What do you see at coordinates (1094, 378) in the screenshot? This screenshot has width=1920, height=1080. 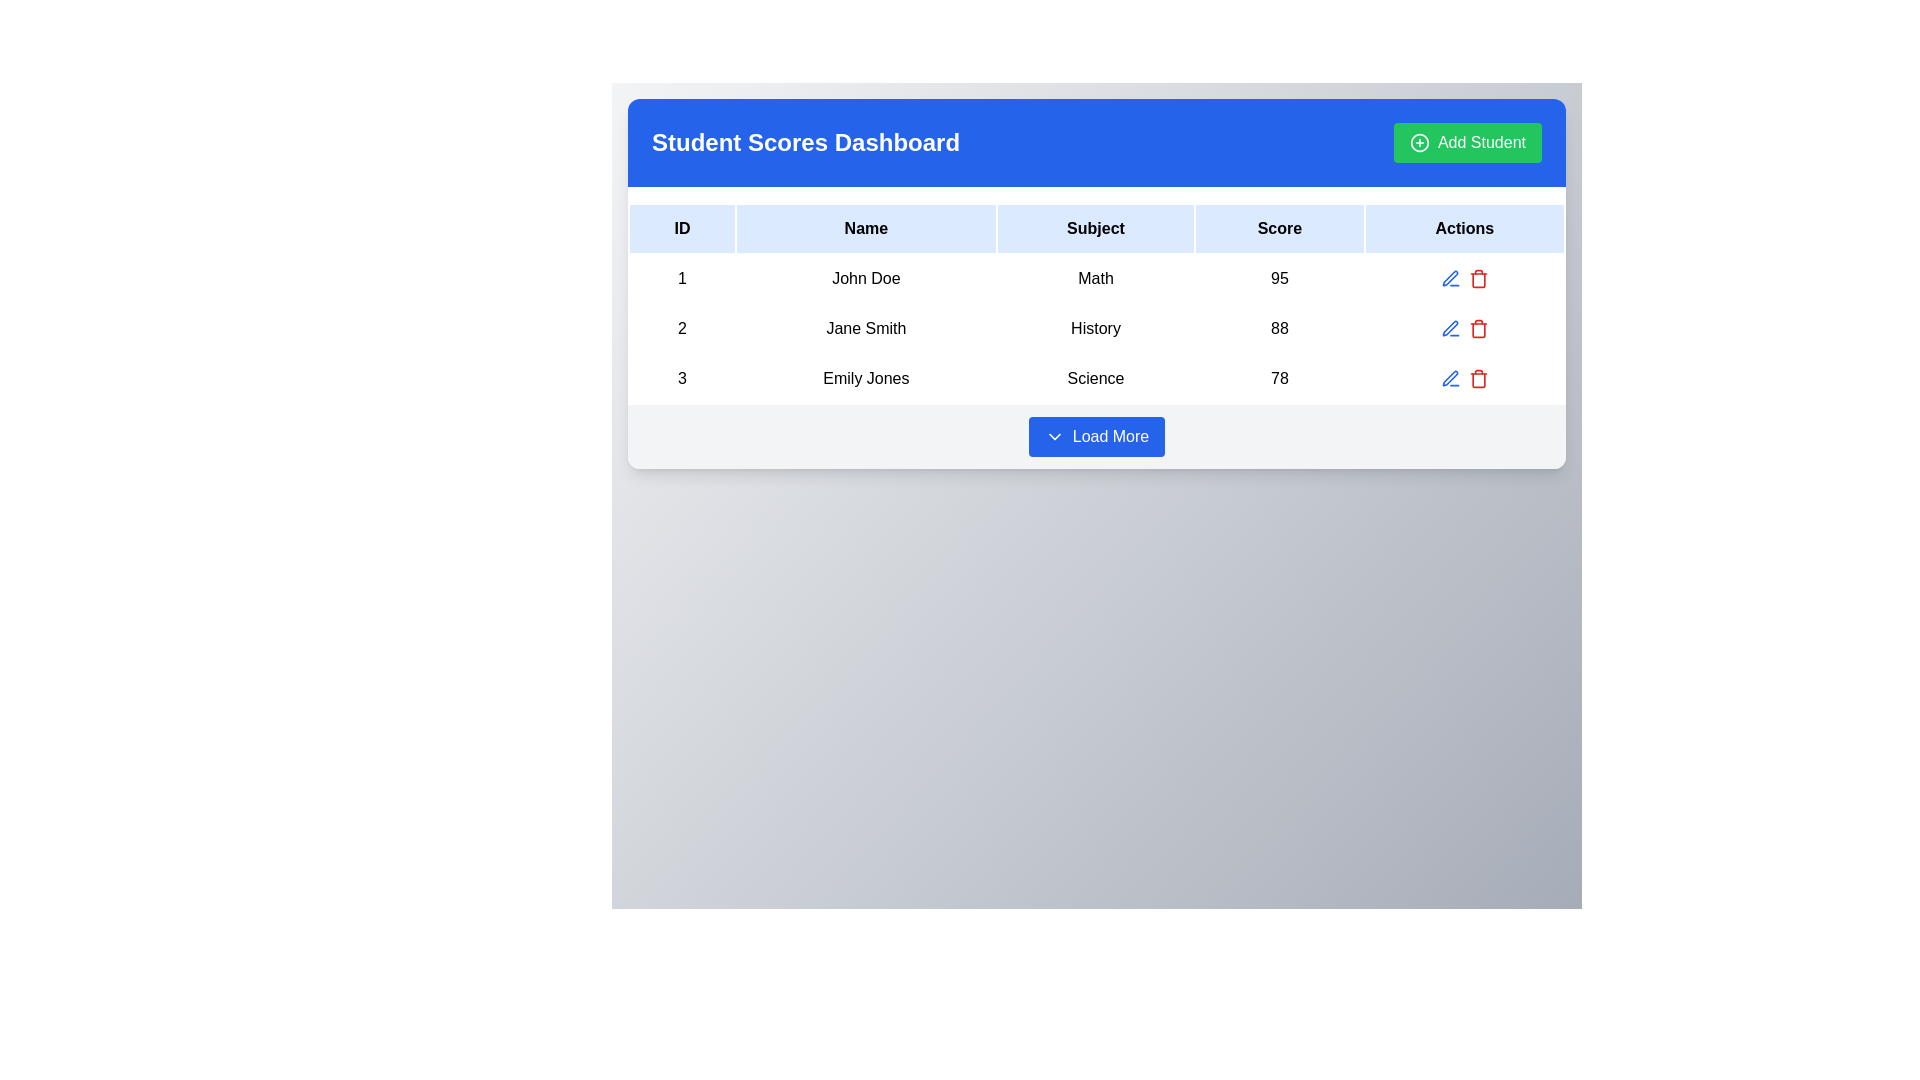 I see `the table cell containing the text 'Science' in the 'Subject' column for the row associated with 'Emily Jones'` at bounding box center [1094, 378].